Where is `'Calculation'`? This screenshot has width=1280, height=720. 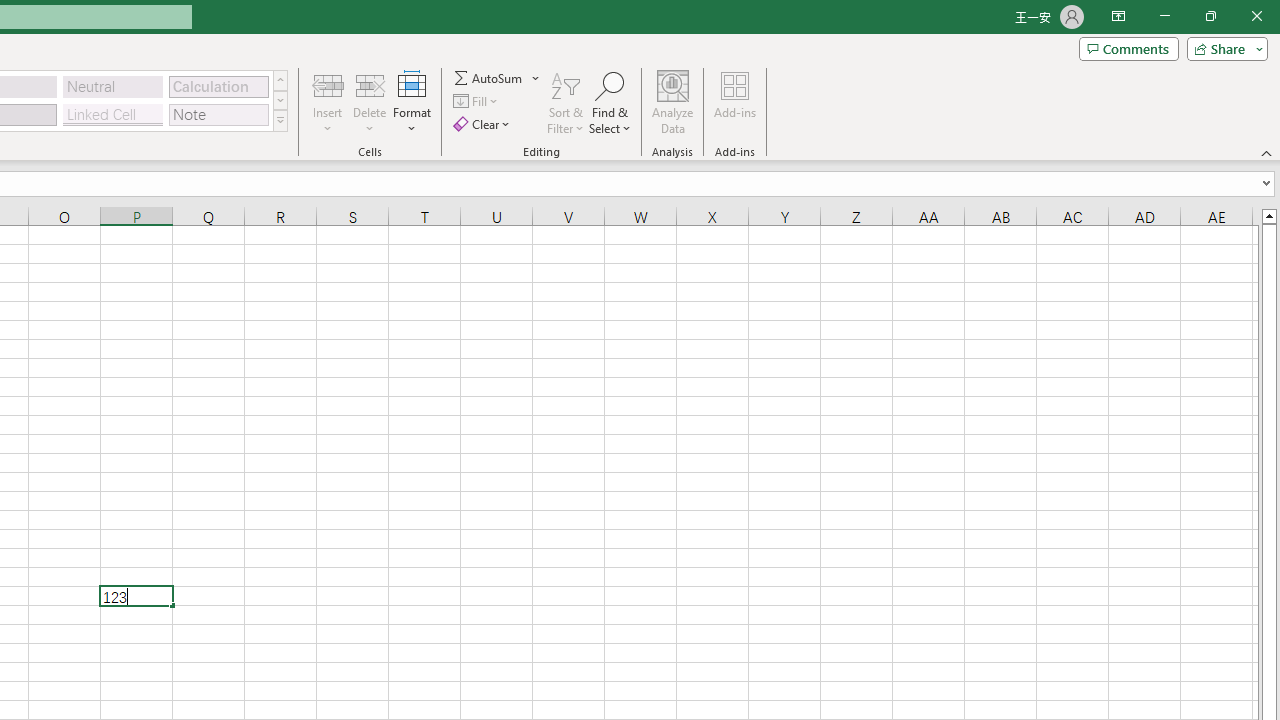
'Calculation' is located at coordinates (218, 85).